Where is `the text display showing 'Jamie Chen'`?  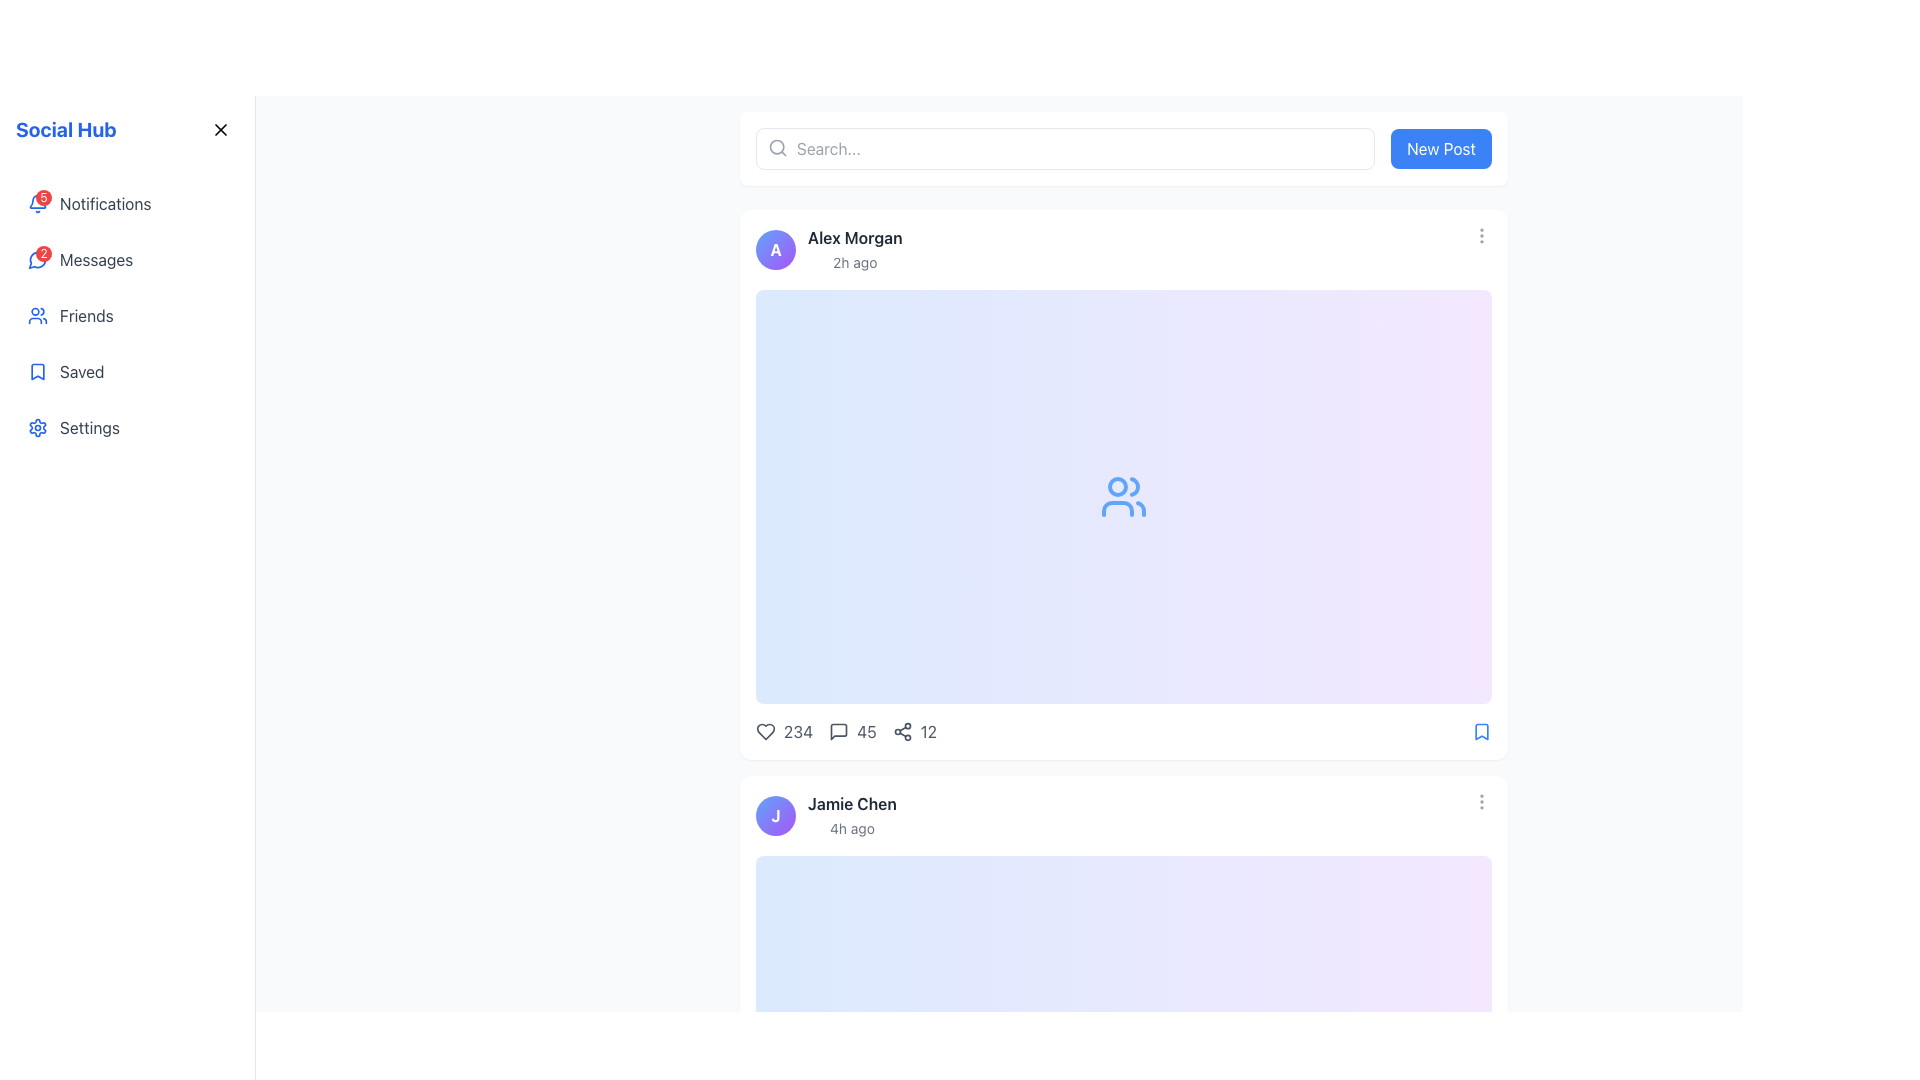 the text display showing 'Jamie Chen' is located at coordinates (851, 816).